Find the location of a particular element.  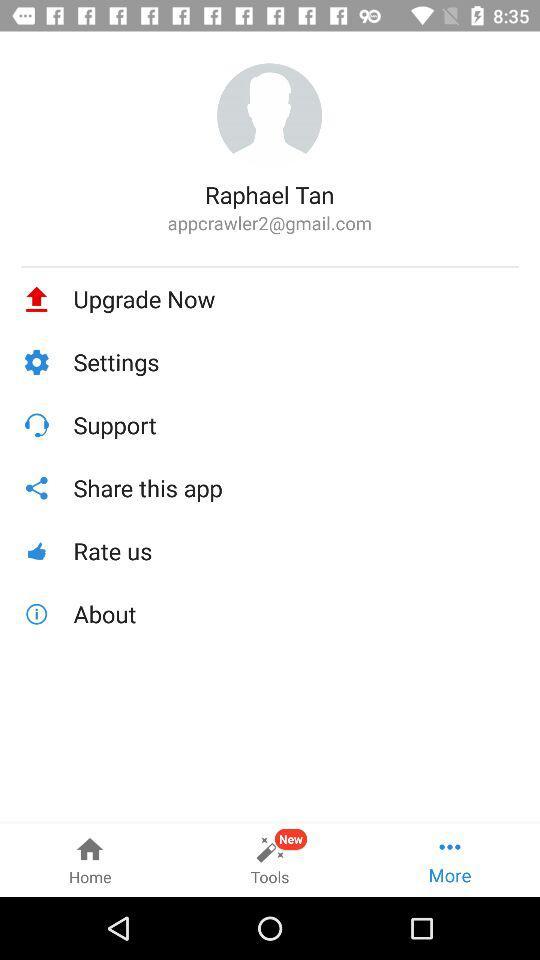

item above the raphael tan item is located at coordinates (269, 115).